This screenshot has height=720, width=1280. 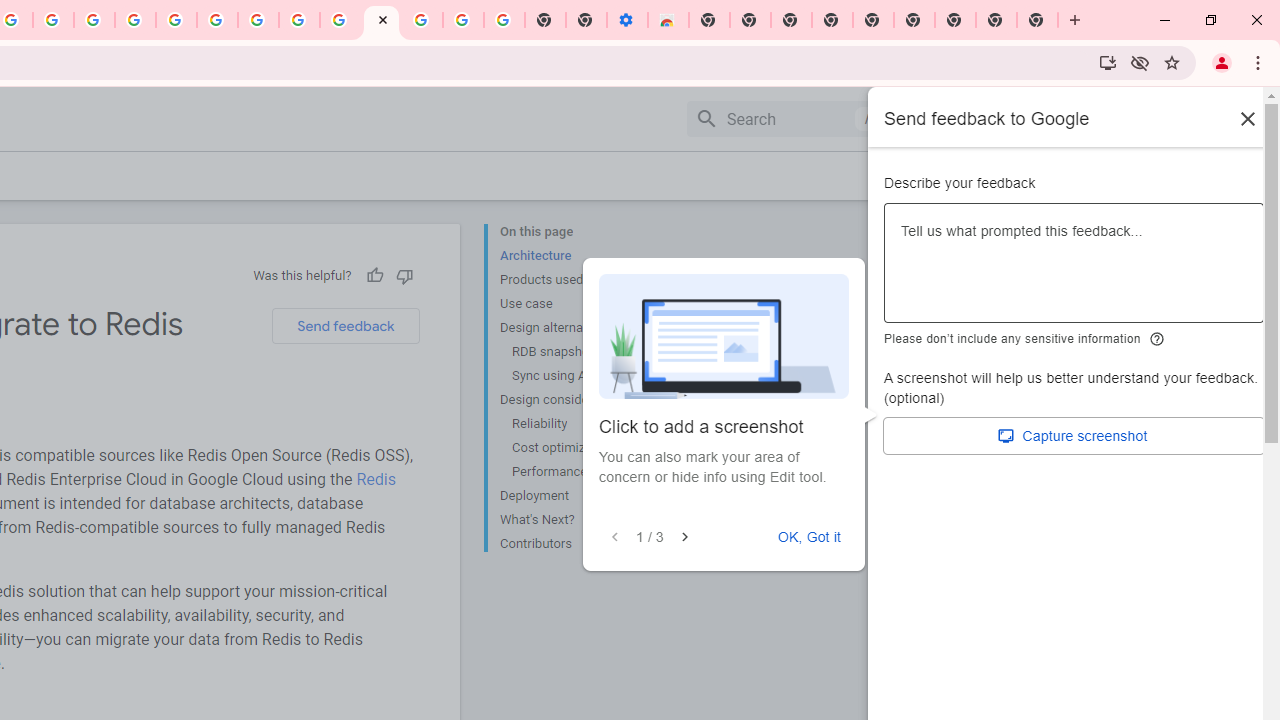 What do you see at coordinates (53, 20) in the screenshot?
I see `'Create your Google Account'` at bounding box center [53, 20].